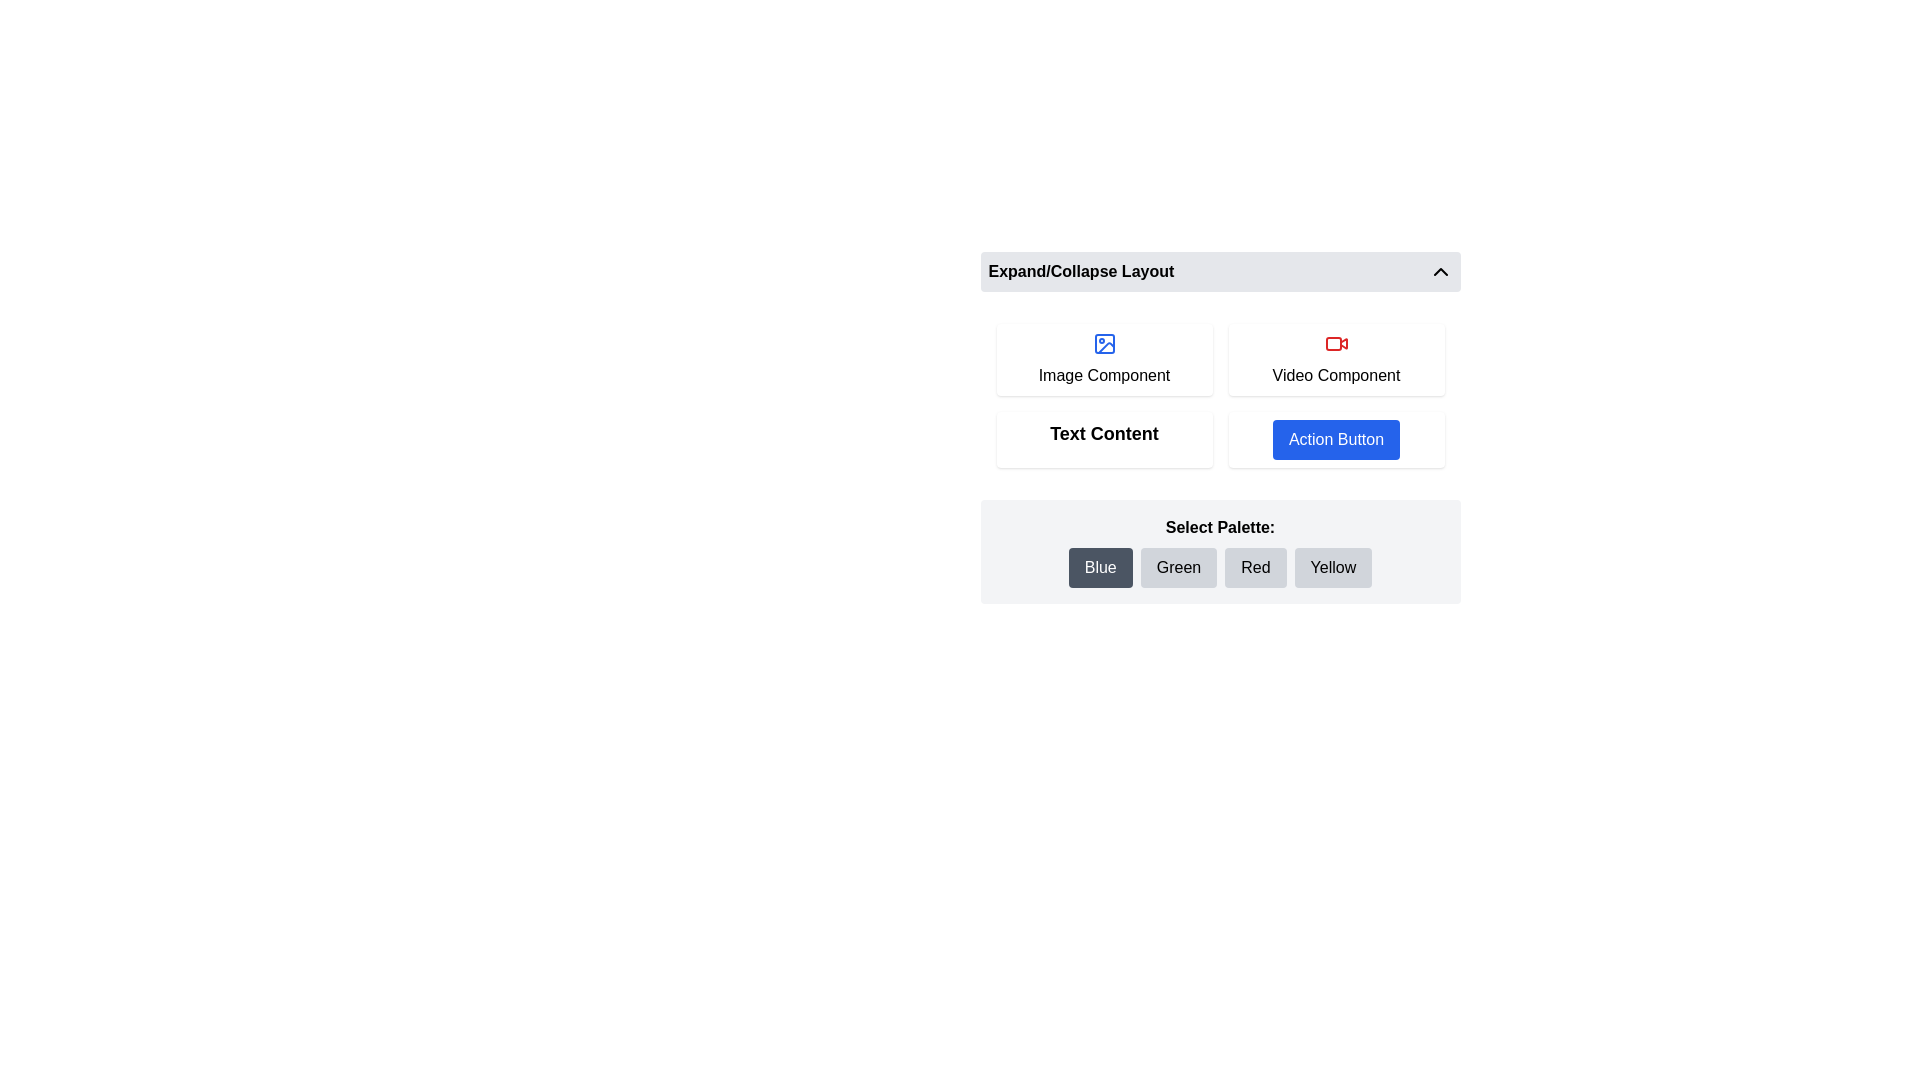 This screenshot has width=1920, height=1080. What do you see at coordinates (1179, 567) in the screenshot?
I see `the 'Green' button` at bounding box center [1179, 567].